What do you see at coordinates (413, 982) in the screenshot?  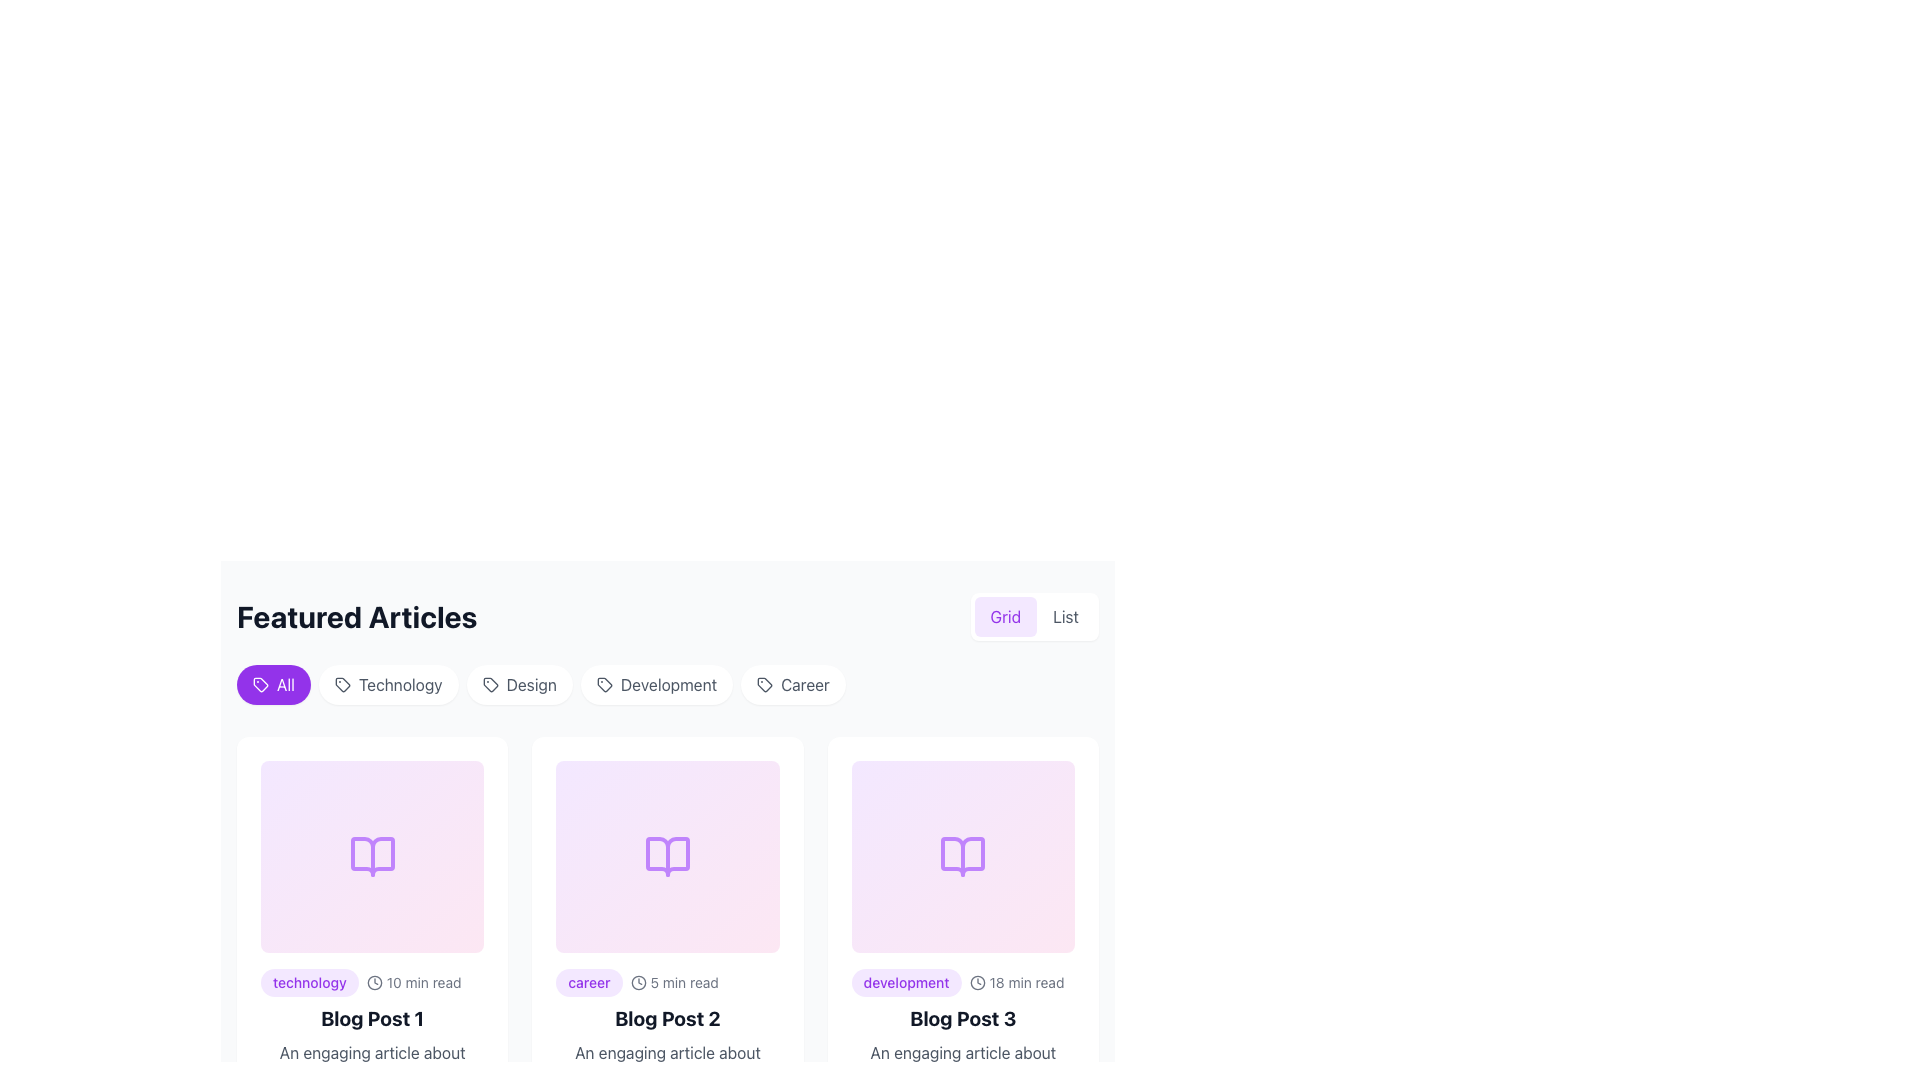 I see `text content of the label indicating the estimated reading time for the blog post, which is positioned next to a purple-tagged label indicating the category 'technology' in the first blog card under the 'Featured Articles' section` at bounding box center [413, 982].